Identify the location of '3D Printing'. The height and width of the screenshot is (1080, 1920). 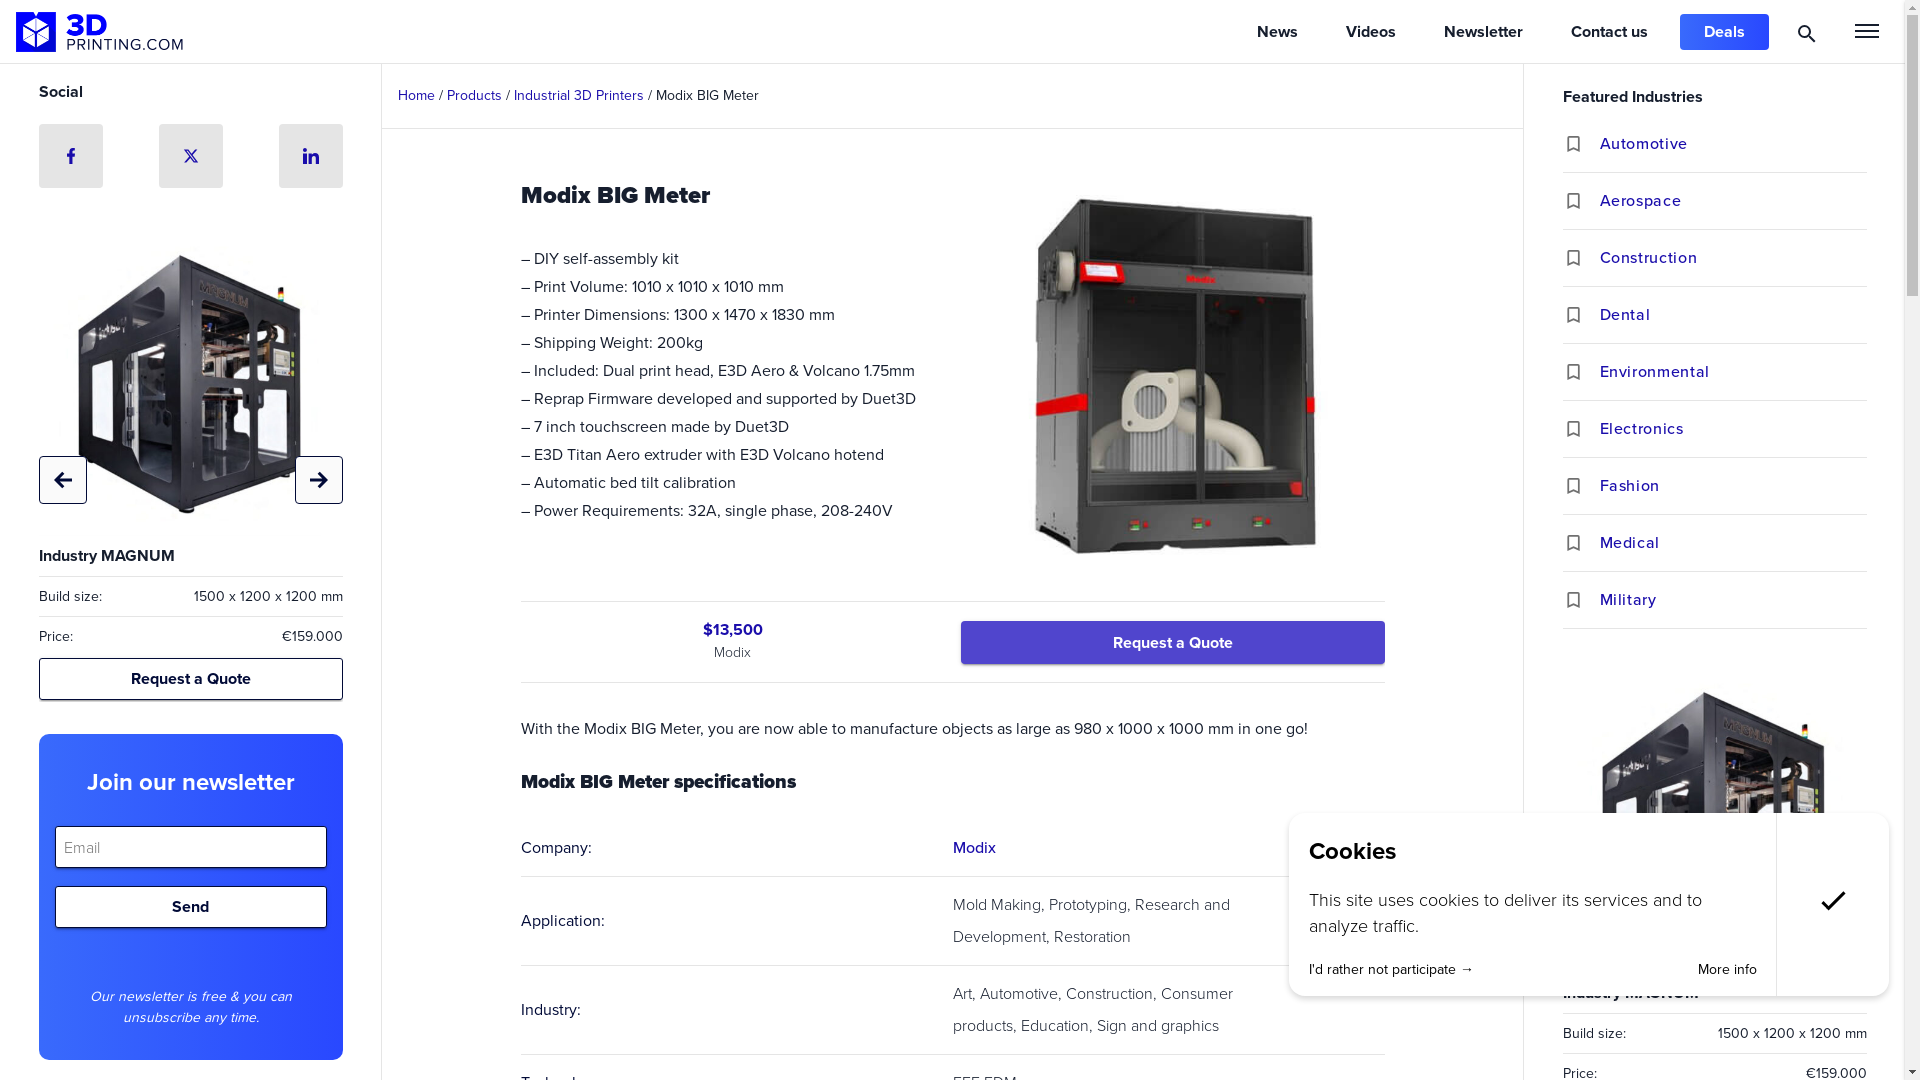
(15, 31).